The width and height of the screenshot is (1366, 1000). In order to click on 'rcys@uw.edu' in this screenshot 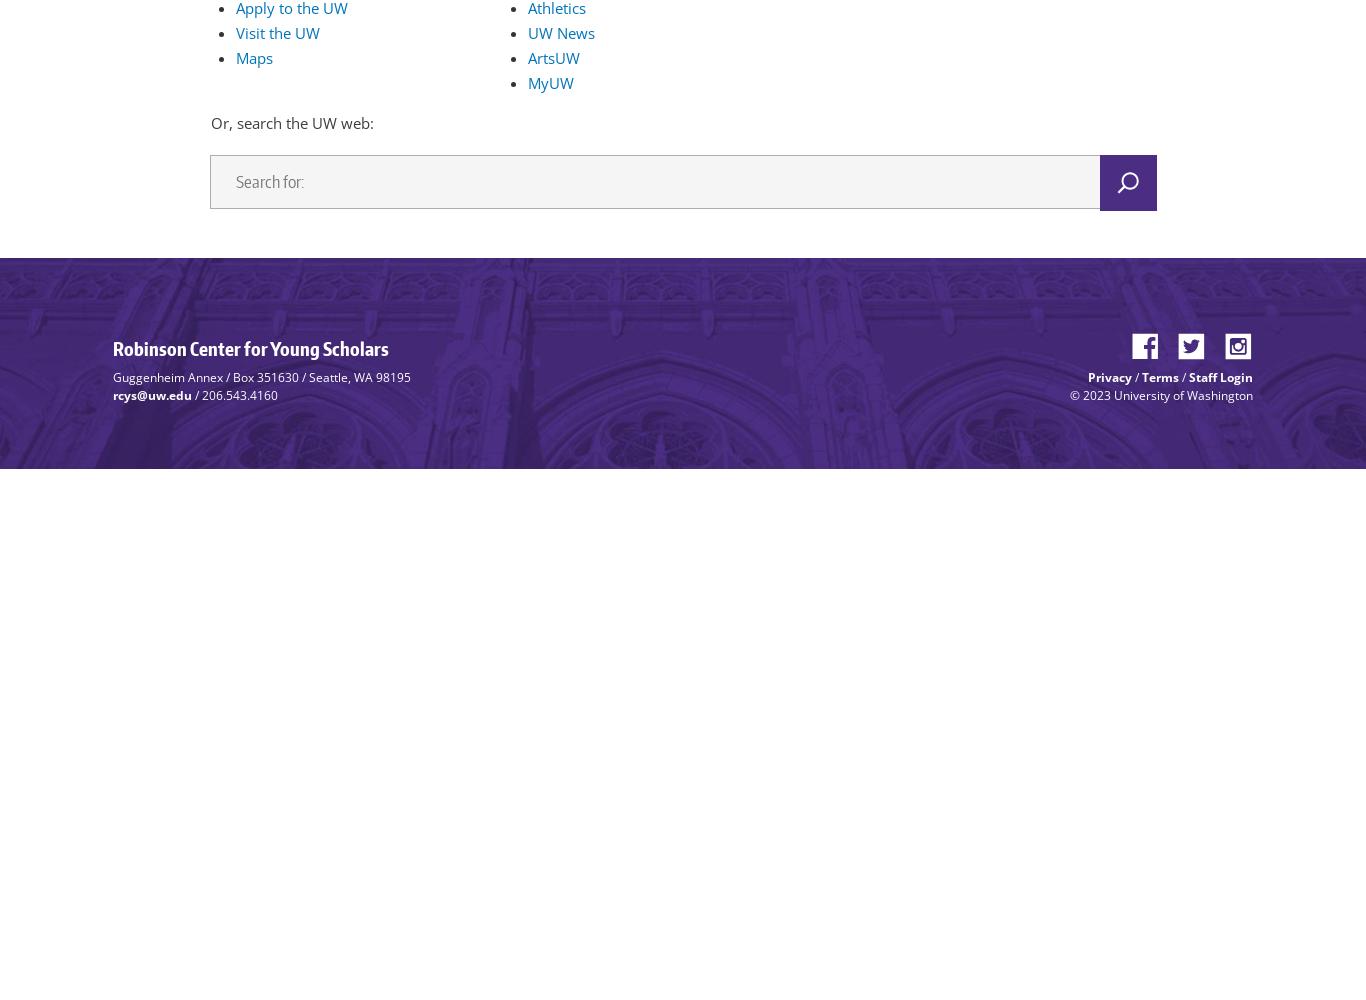, I will do `click(112, 394)`.